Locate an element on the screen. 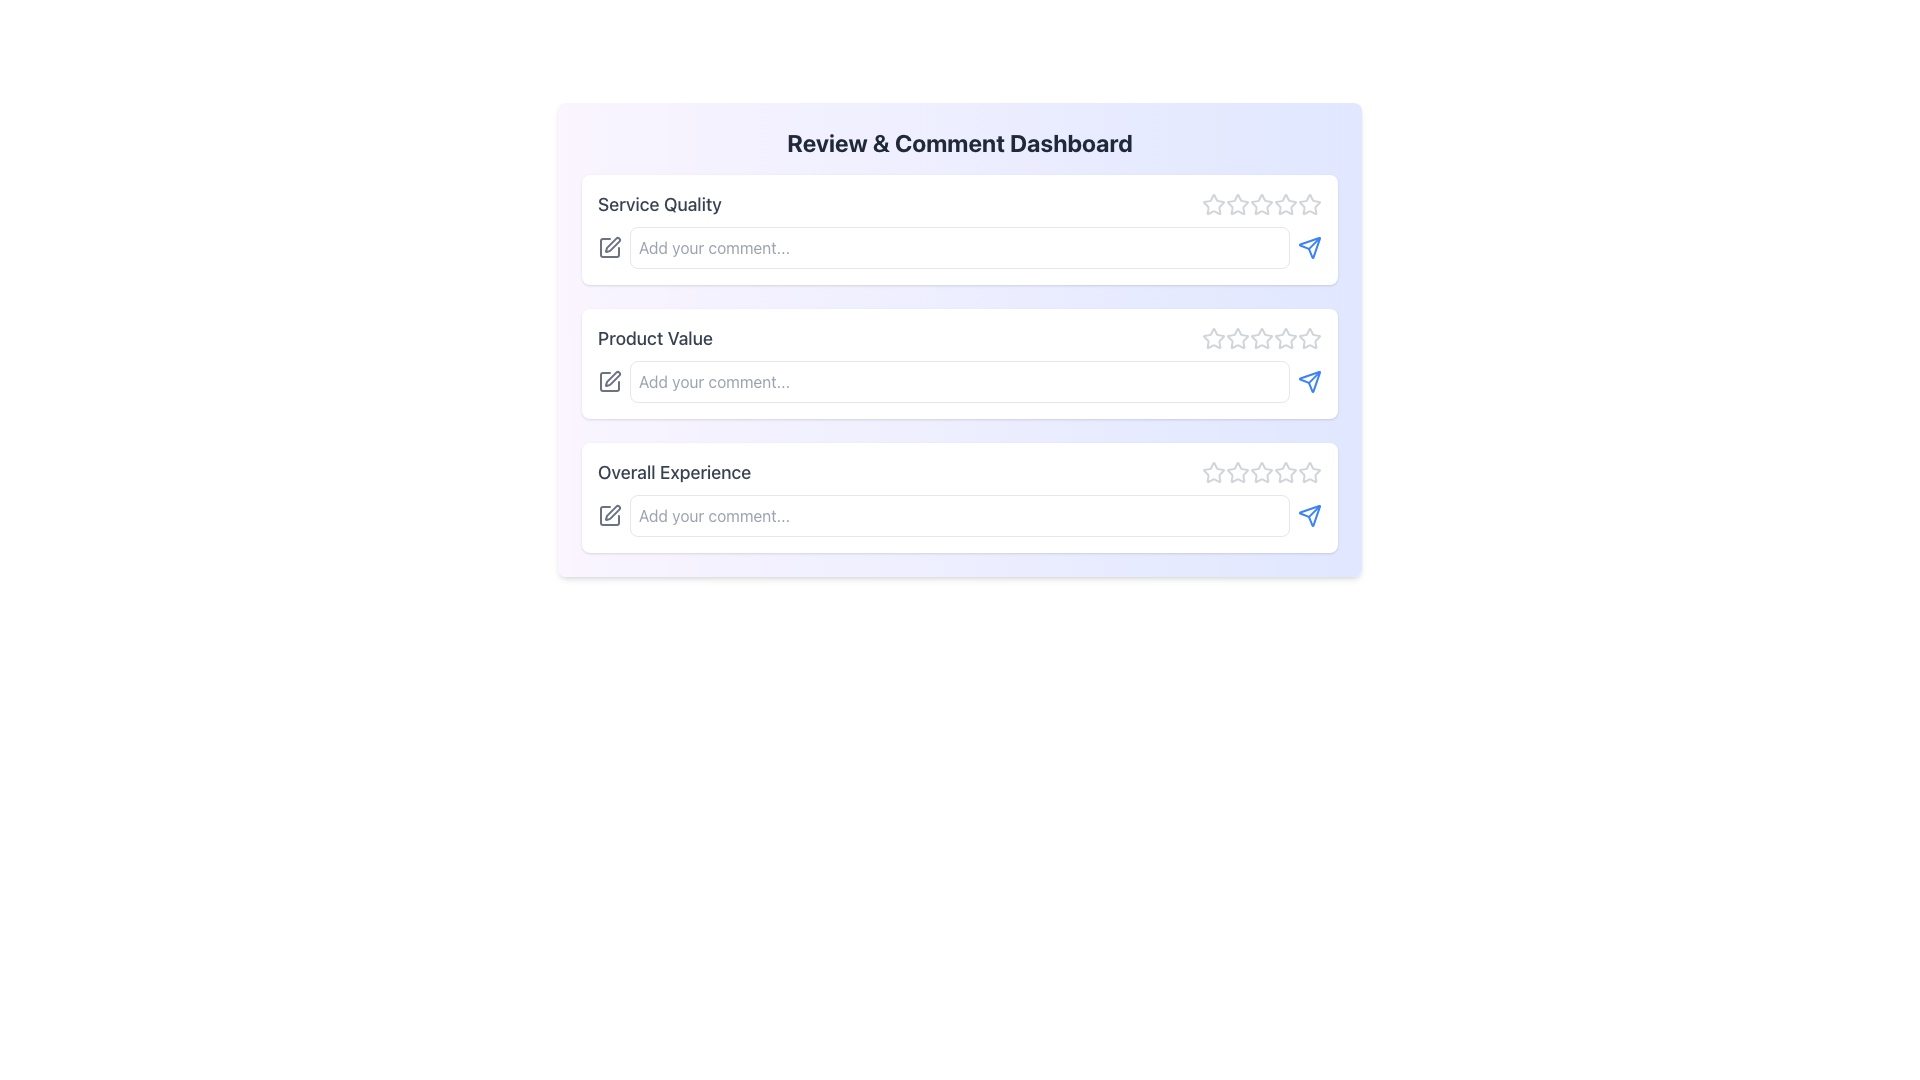  the first star icon in the rating line for 'Overall Experience' to rate it is located at coordinates (1212, 471).